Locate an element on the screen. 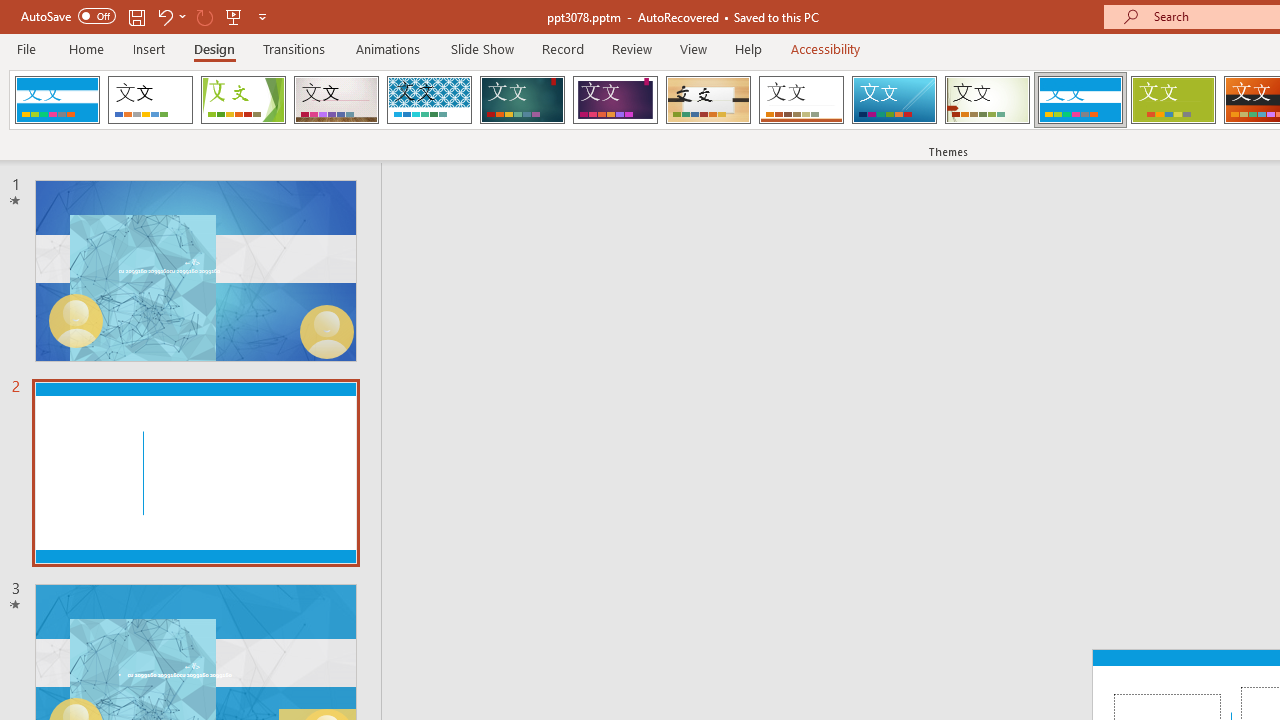 The image size is (1280, 720). 'Retrospect' is located at coordinates (801, 100).